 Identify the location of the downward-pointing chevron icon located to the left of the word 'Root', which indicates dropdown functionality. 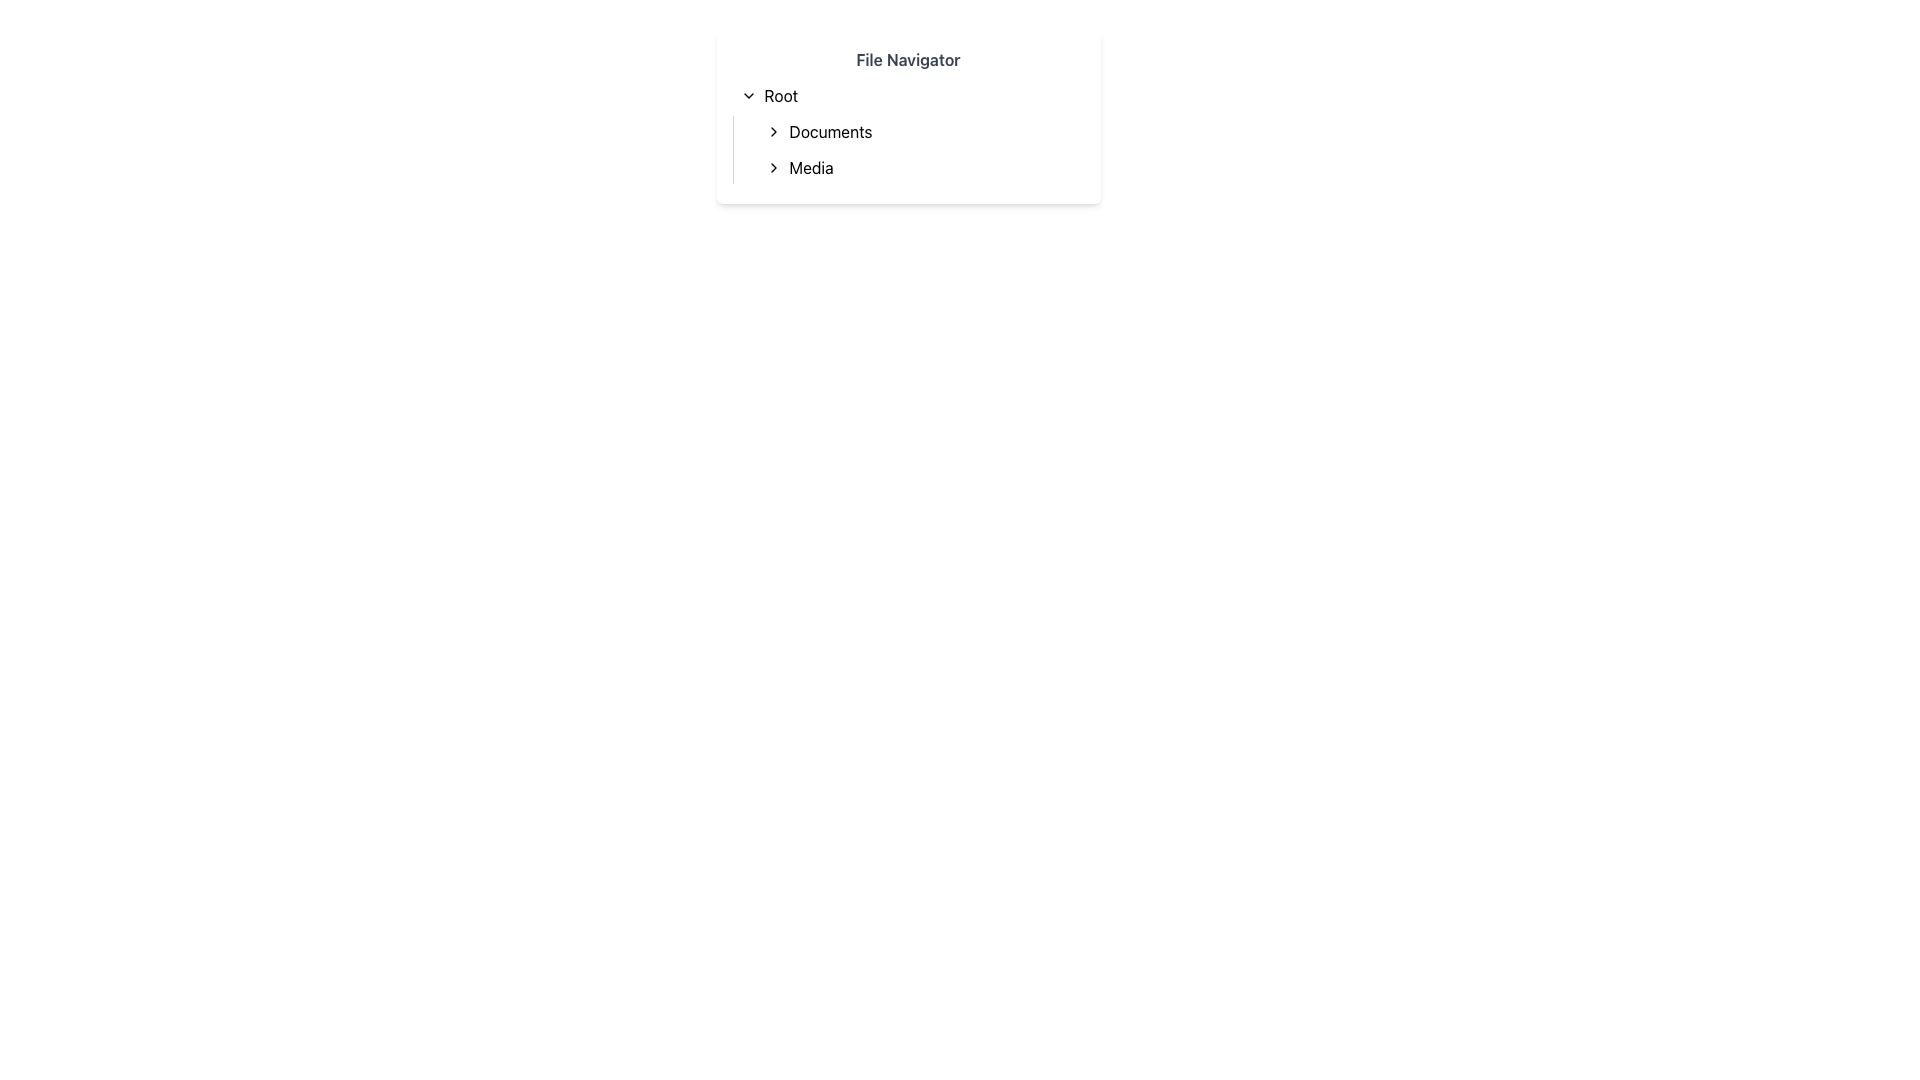
(747, 96).